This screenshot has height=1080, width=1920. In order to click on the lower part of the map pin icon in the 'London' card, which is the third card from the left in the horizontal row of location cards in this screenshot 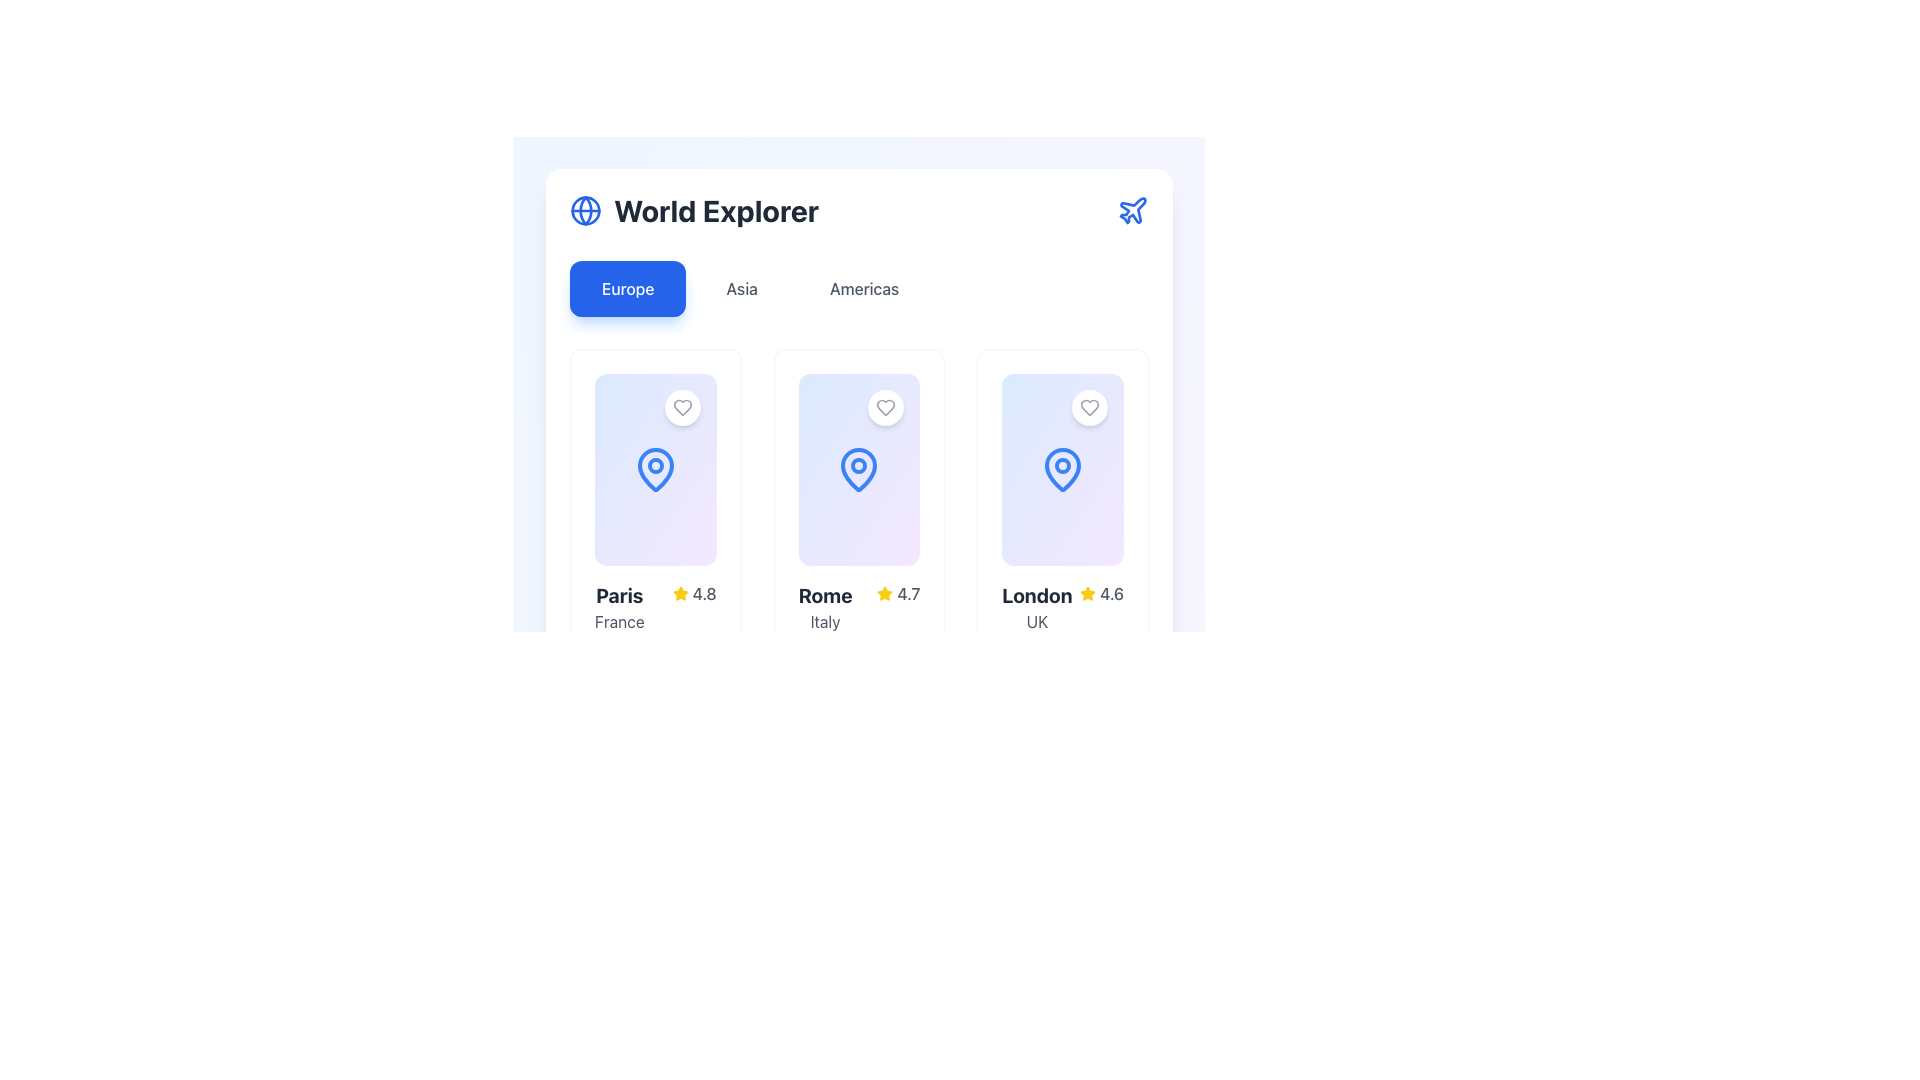, I will do `click(1062, 470)`.